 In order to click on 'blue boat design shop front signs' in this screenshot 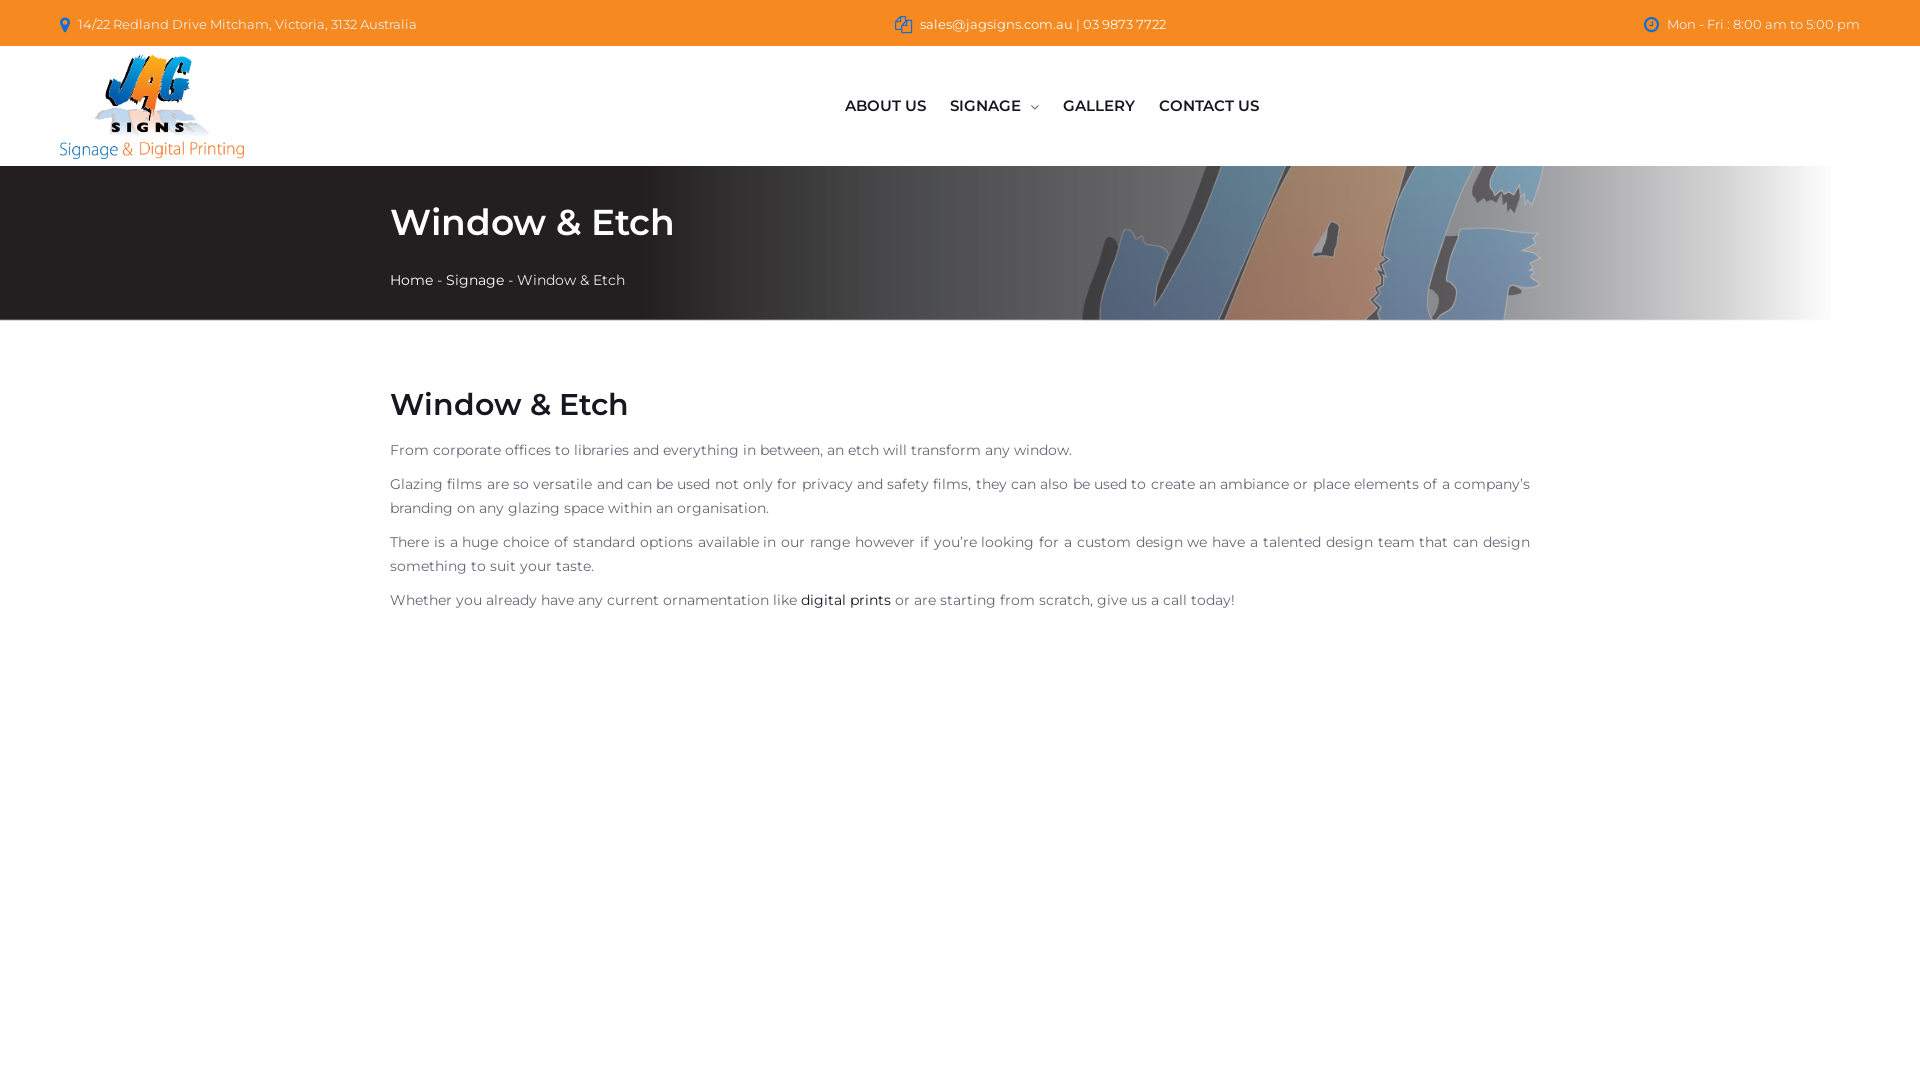, I will do `click(960, 821)`.